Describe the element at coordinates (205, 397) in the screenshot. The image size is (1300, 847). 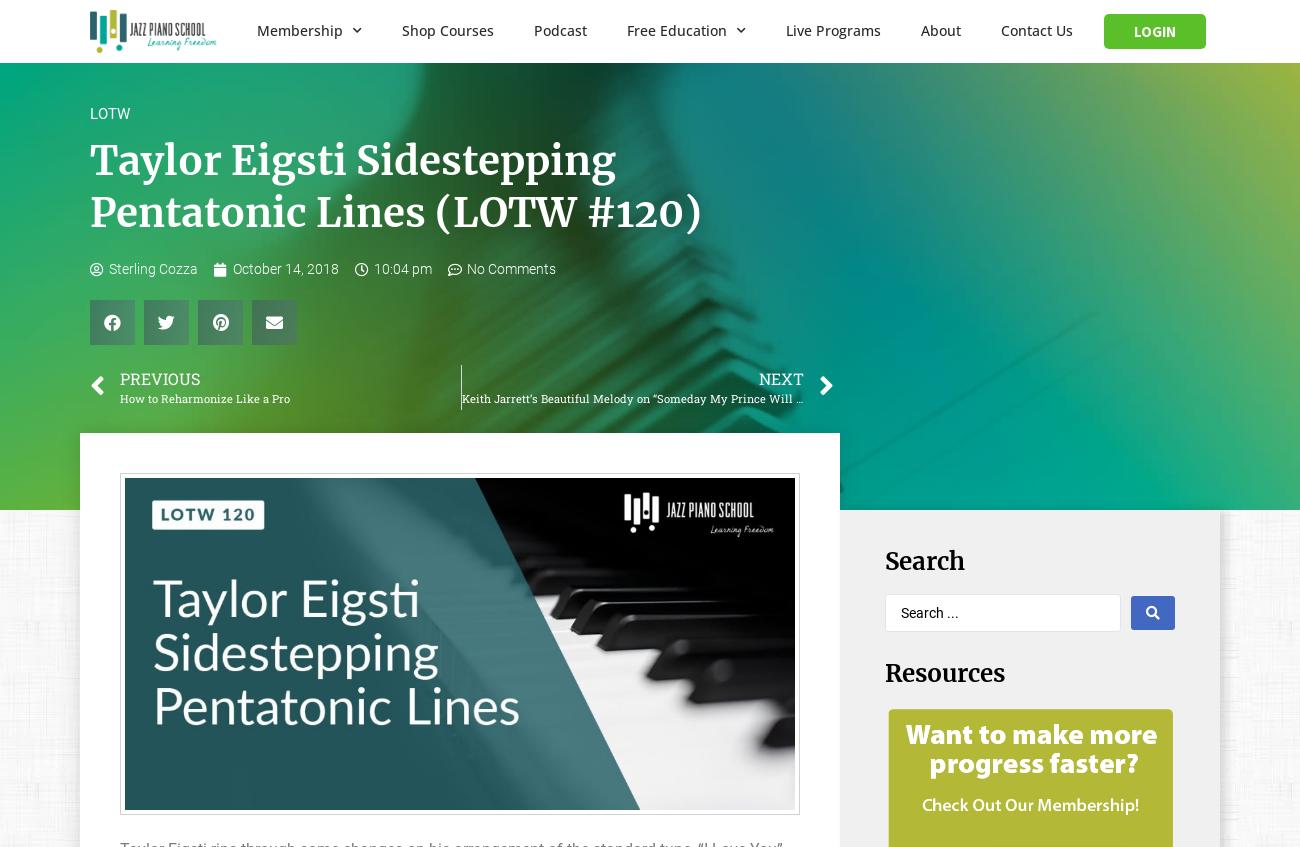
I see `'How to Reharmonize Like a Pro'` at that location.